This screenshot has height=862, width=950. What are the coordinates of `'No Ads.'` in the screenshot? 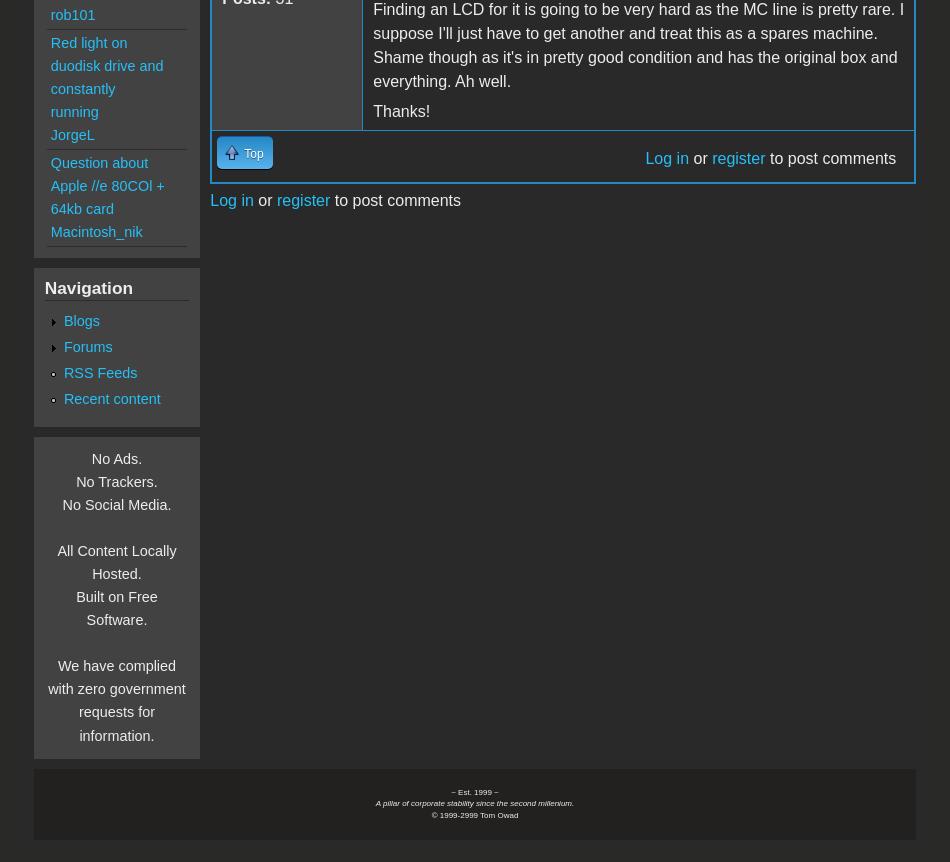 It's located at (116, 459).